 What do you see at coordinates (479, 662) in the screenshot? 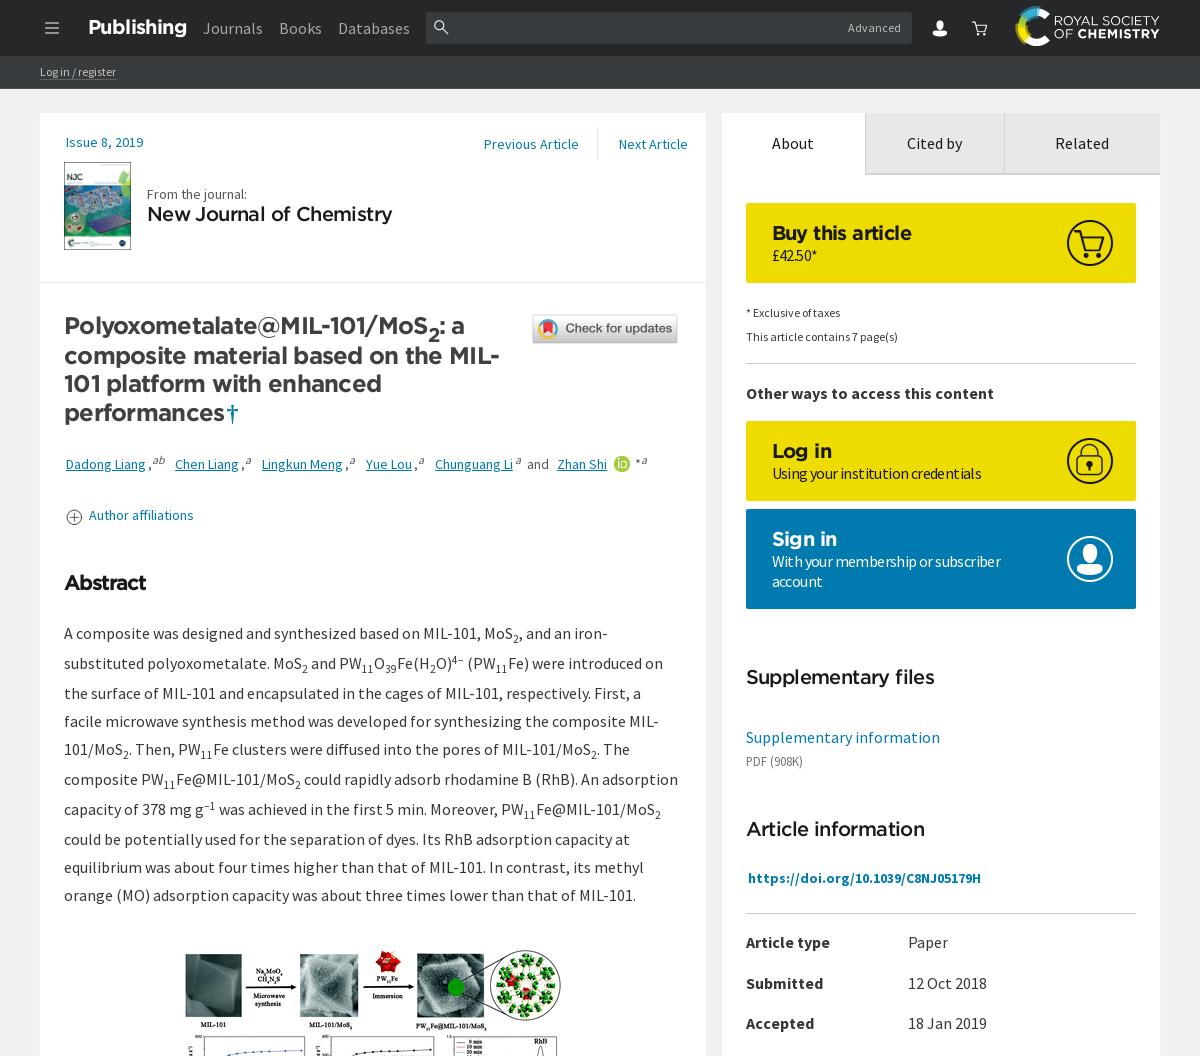
I see `'(PW'` at bounding box center [479, 662].